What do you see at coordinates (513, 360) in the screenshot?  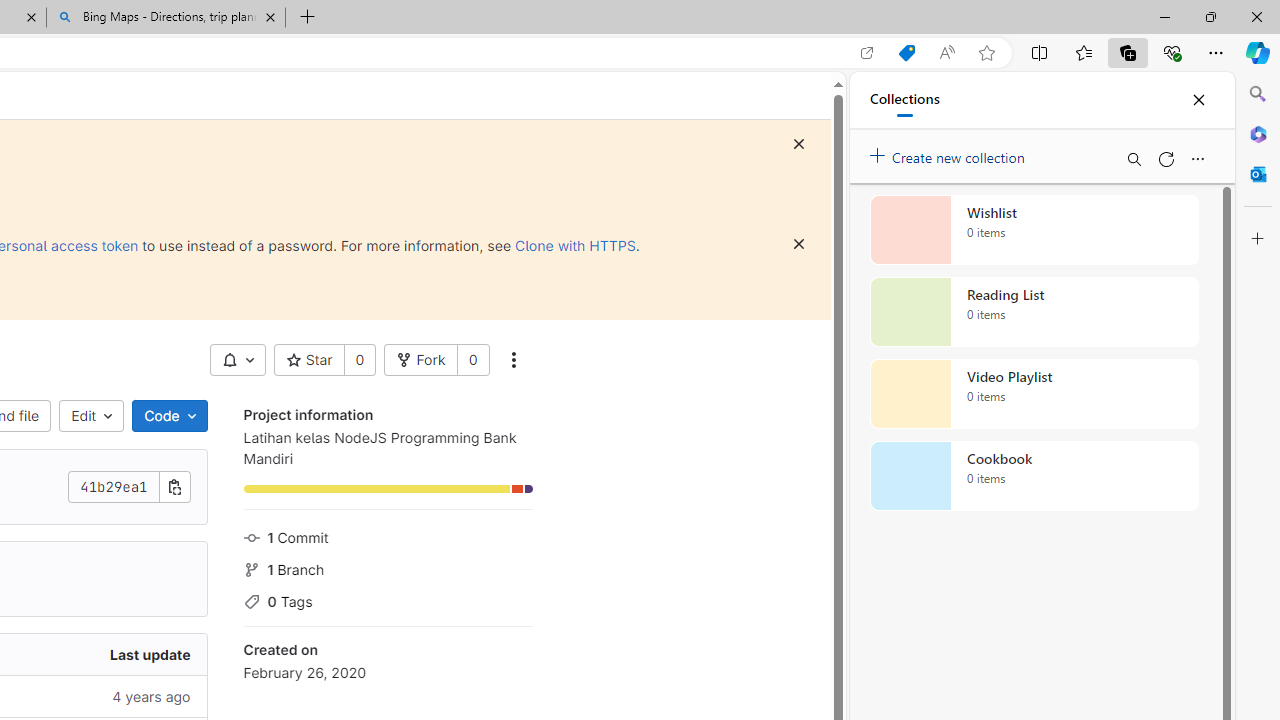 I see `'More actions'` at bounding box center [513, 360].